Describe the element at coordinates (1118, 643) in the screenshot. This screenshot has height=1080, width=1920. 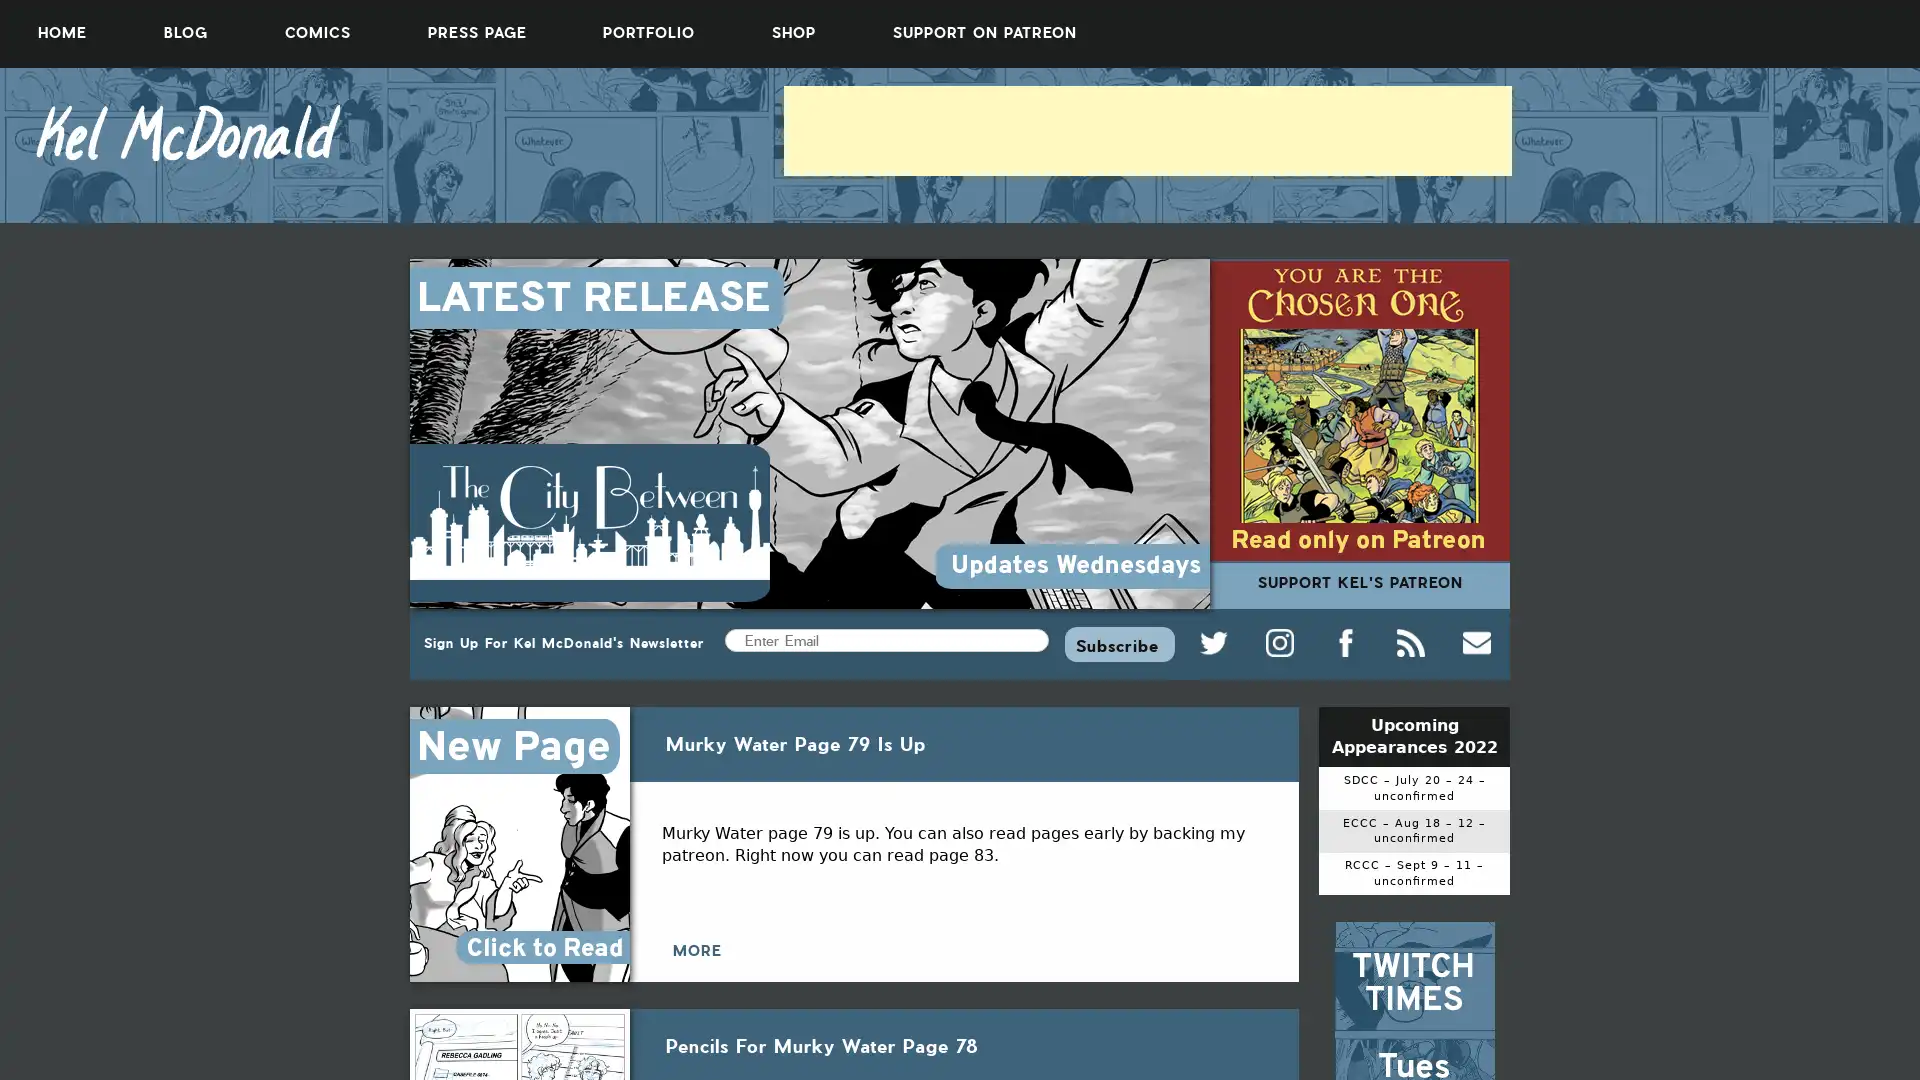
I see `Subscribe` at that location.